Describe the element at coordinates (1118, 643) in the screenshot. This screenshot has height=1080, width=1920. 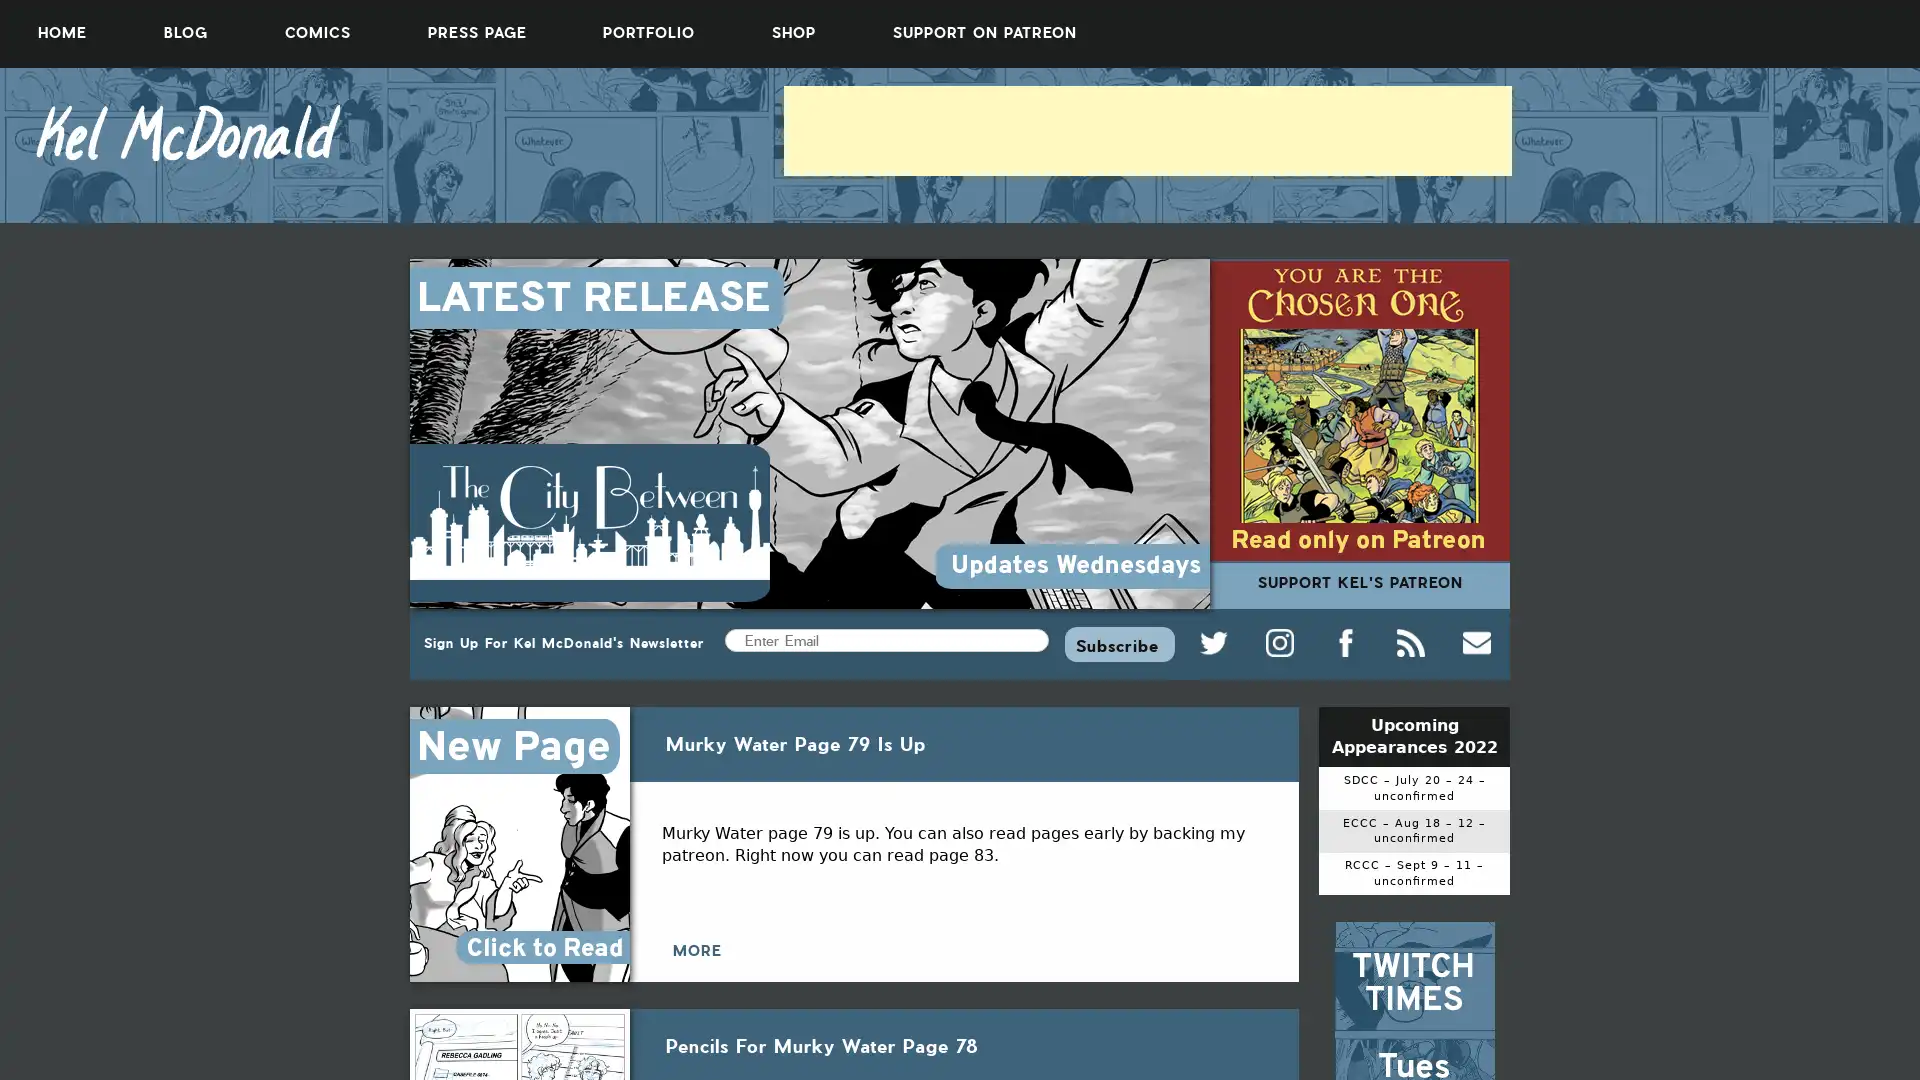
I see `Subscribe` at that location.